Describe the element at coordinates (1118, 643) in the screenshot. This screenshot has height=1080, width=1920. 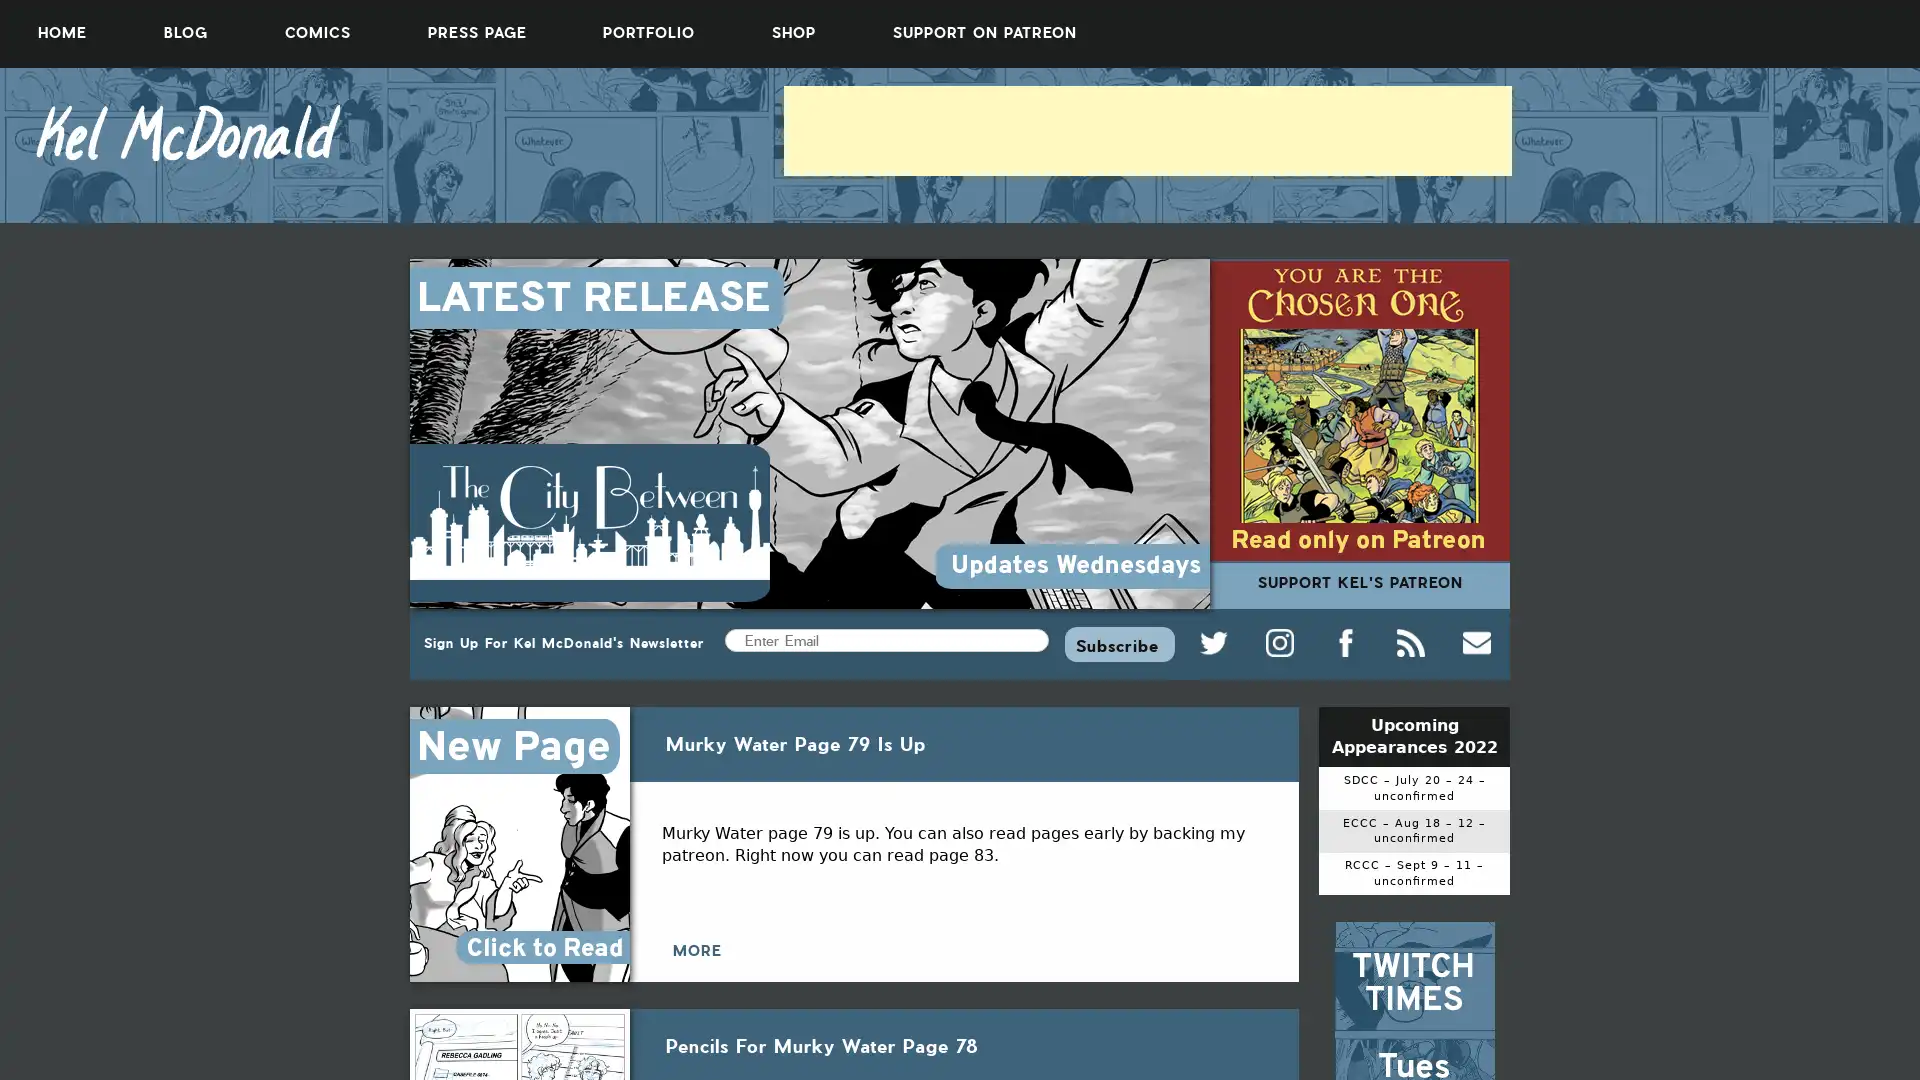
I see `Subscribe` at that location.